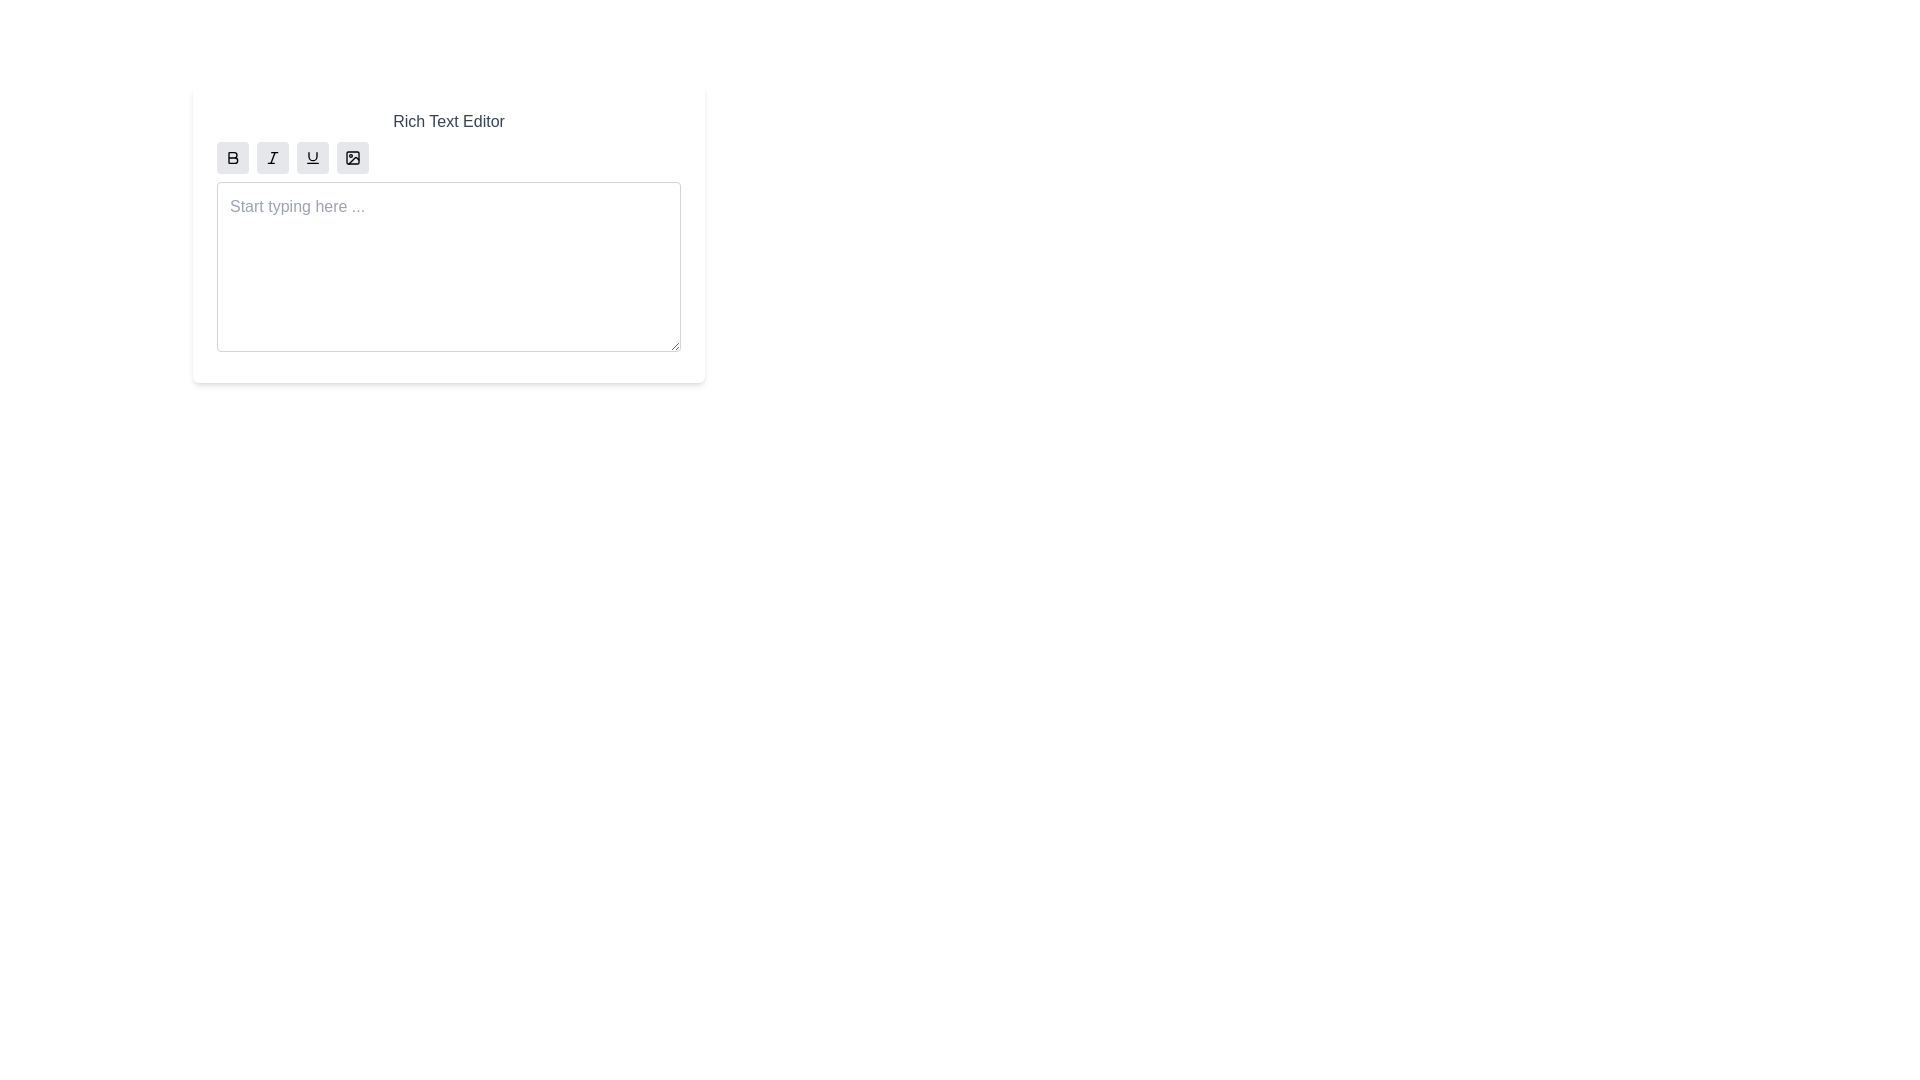 This screenshot has height=1080, width=1920. I want to click on the small photograph icon button in the toolbar of the rich text editor, so click(353, 157).